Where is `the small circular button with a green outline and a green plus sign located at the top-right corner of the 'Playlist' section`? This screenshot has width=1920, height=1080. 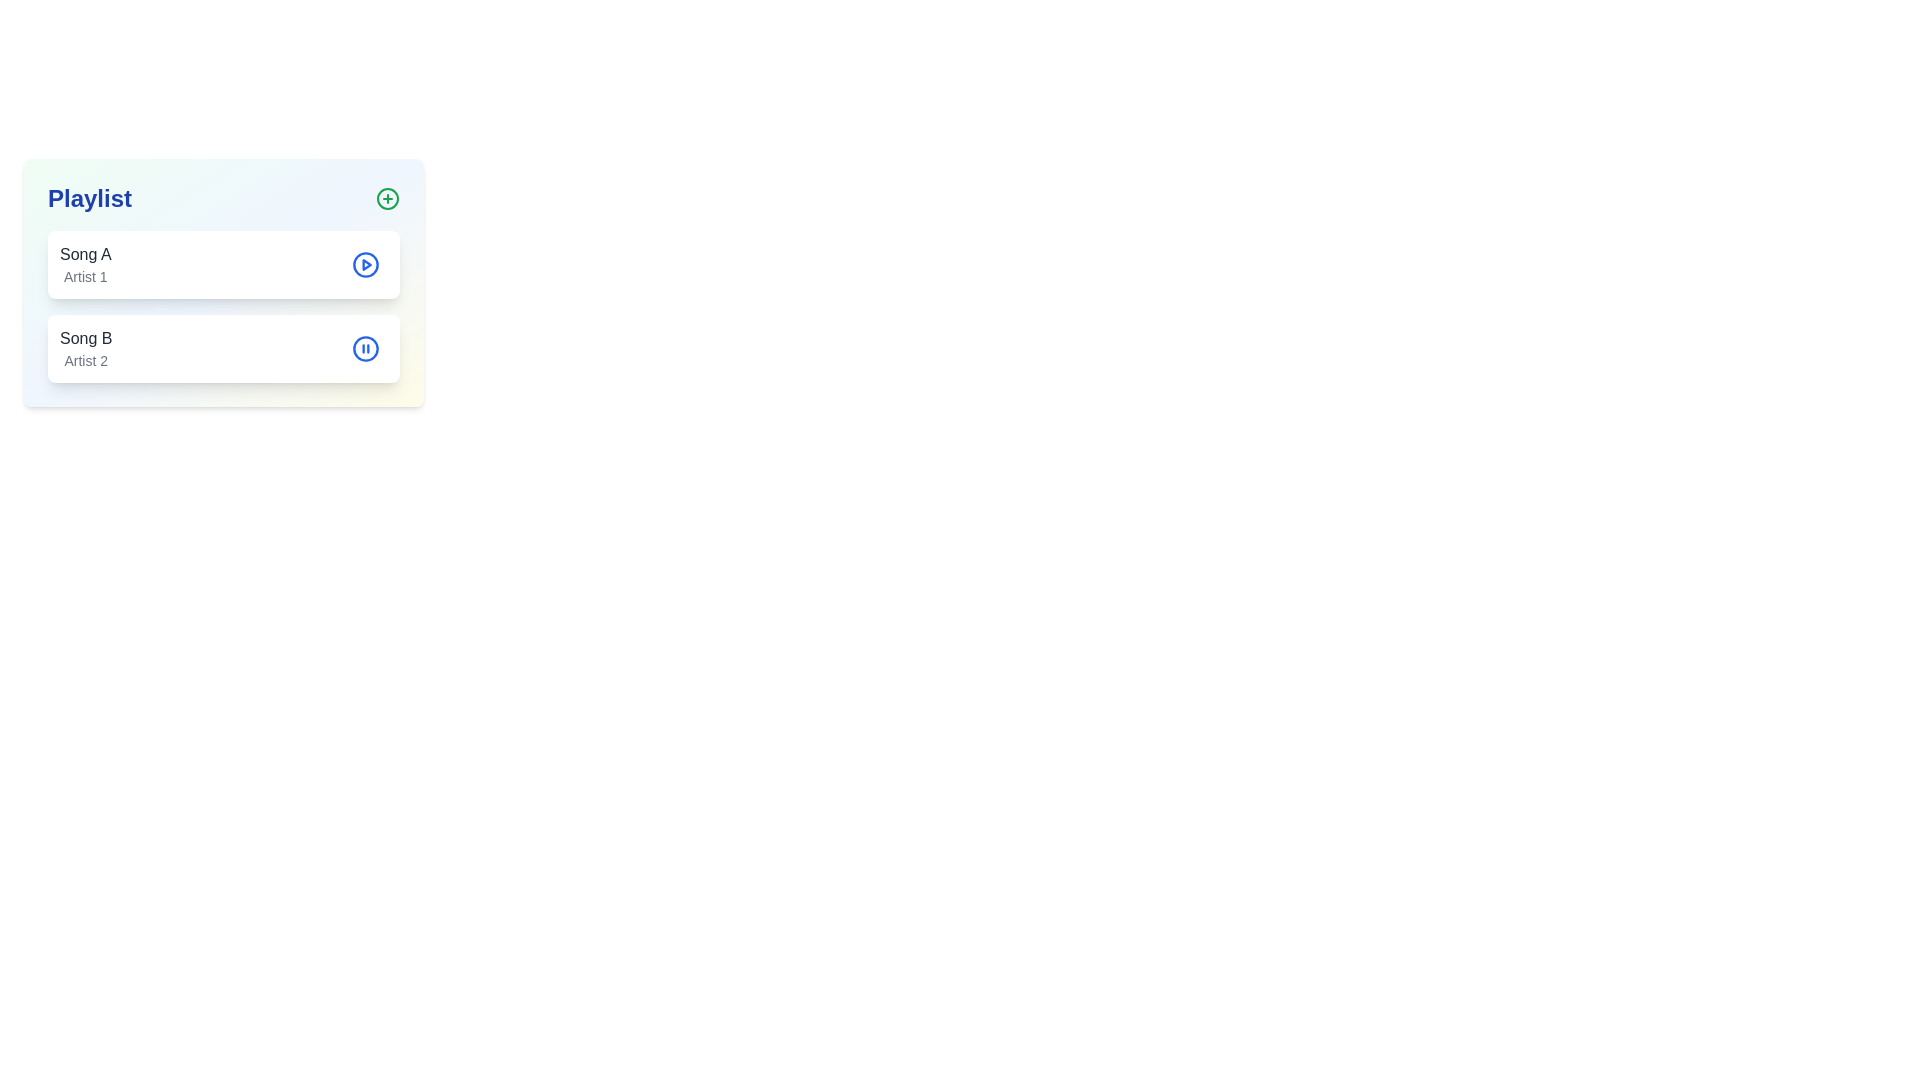 the small circular button with a green outline and a green plus sign located at the top-right corner of the 'Playlist' section is located at coordinates (388, 199).